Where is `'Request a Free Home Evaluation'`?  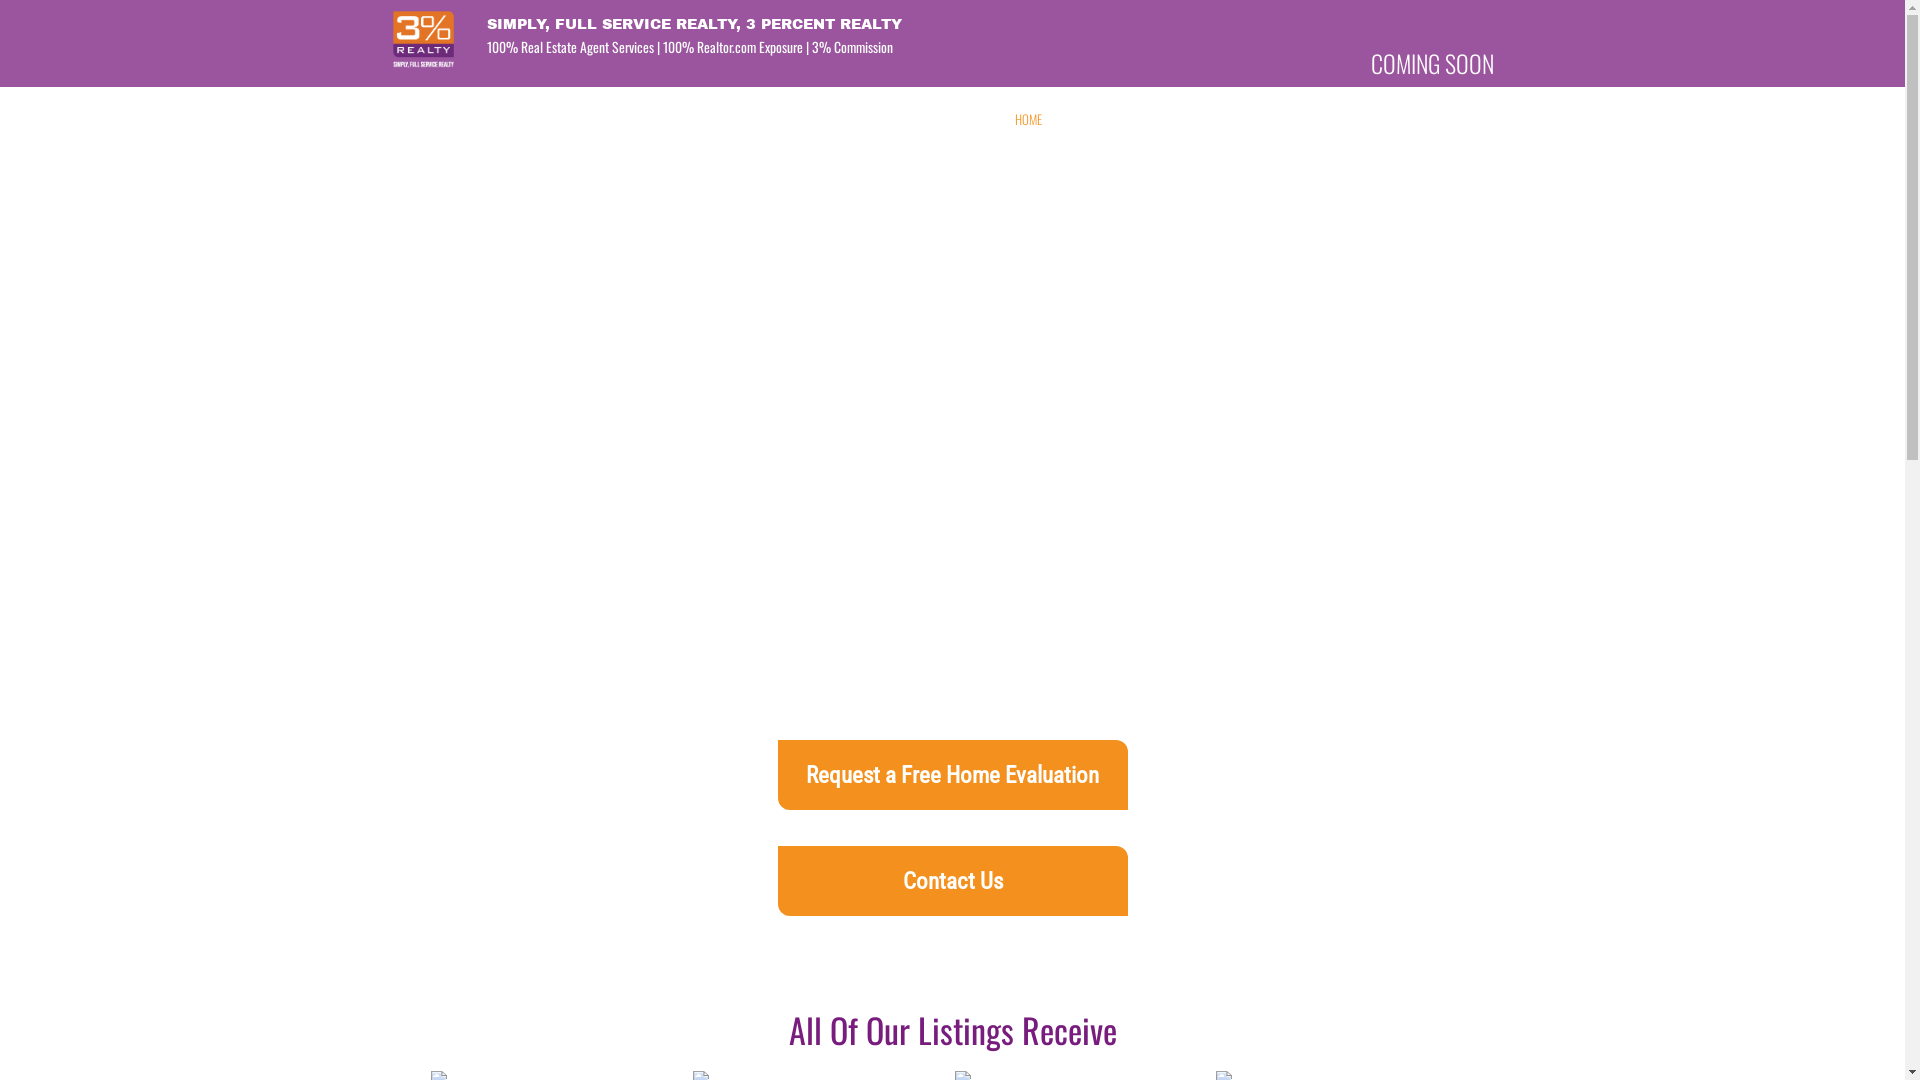 'Request a Free Home Evaluation' is located at coordinates (952, 774).